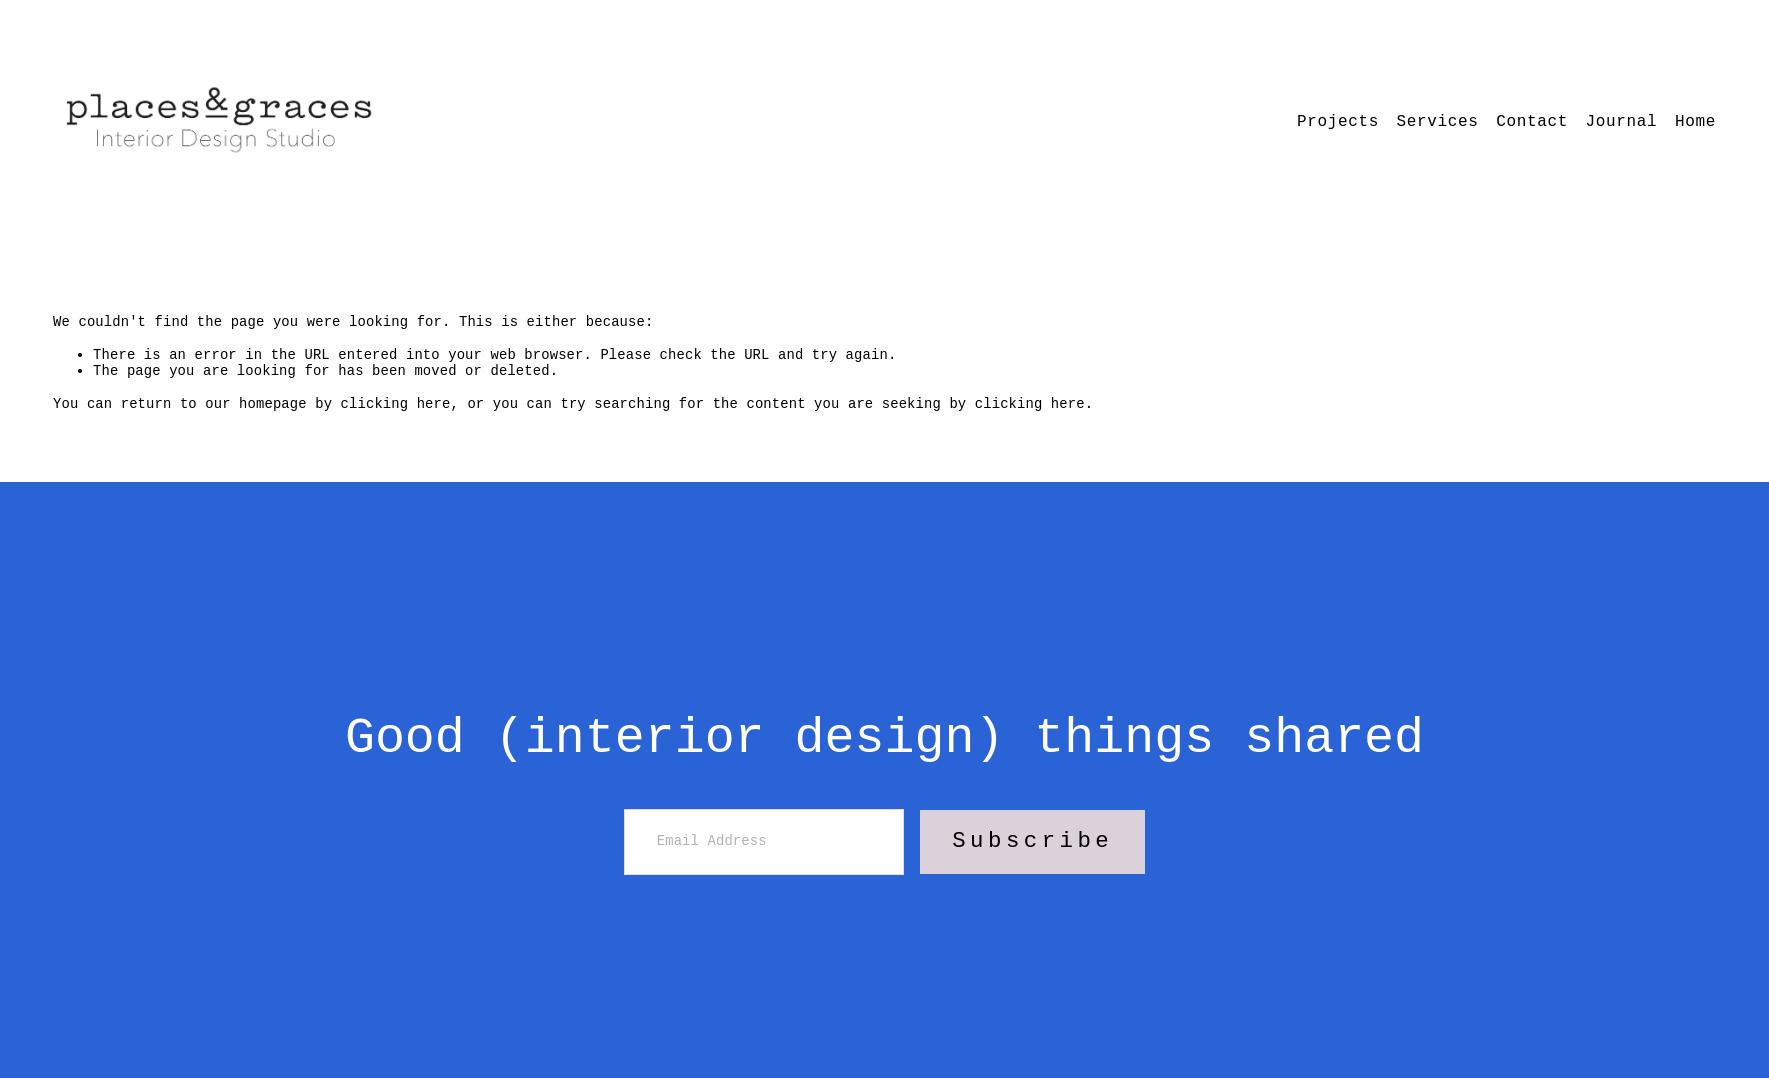 The image size is (1769, 1078). What do you see at coordinates (1620, 122) in the screenshot?
I see `'Journal'` at bounding box center [1620, 122].